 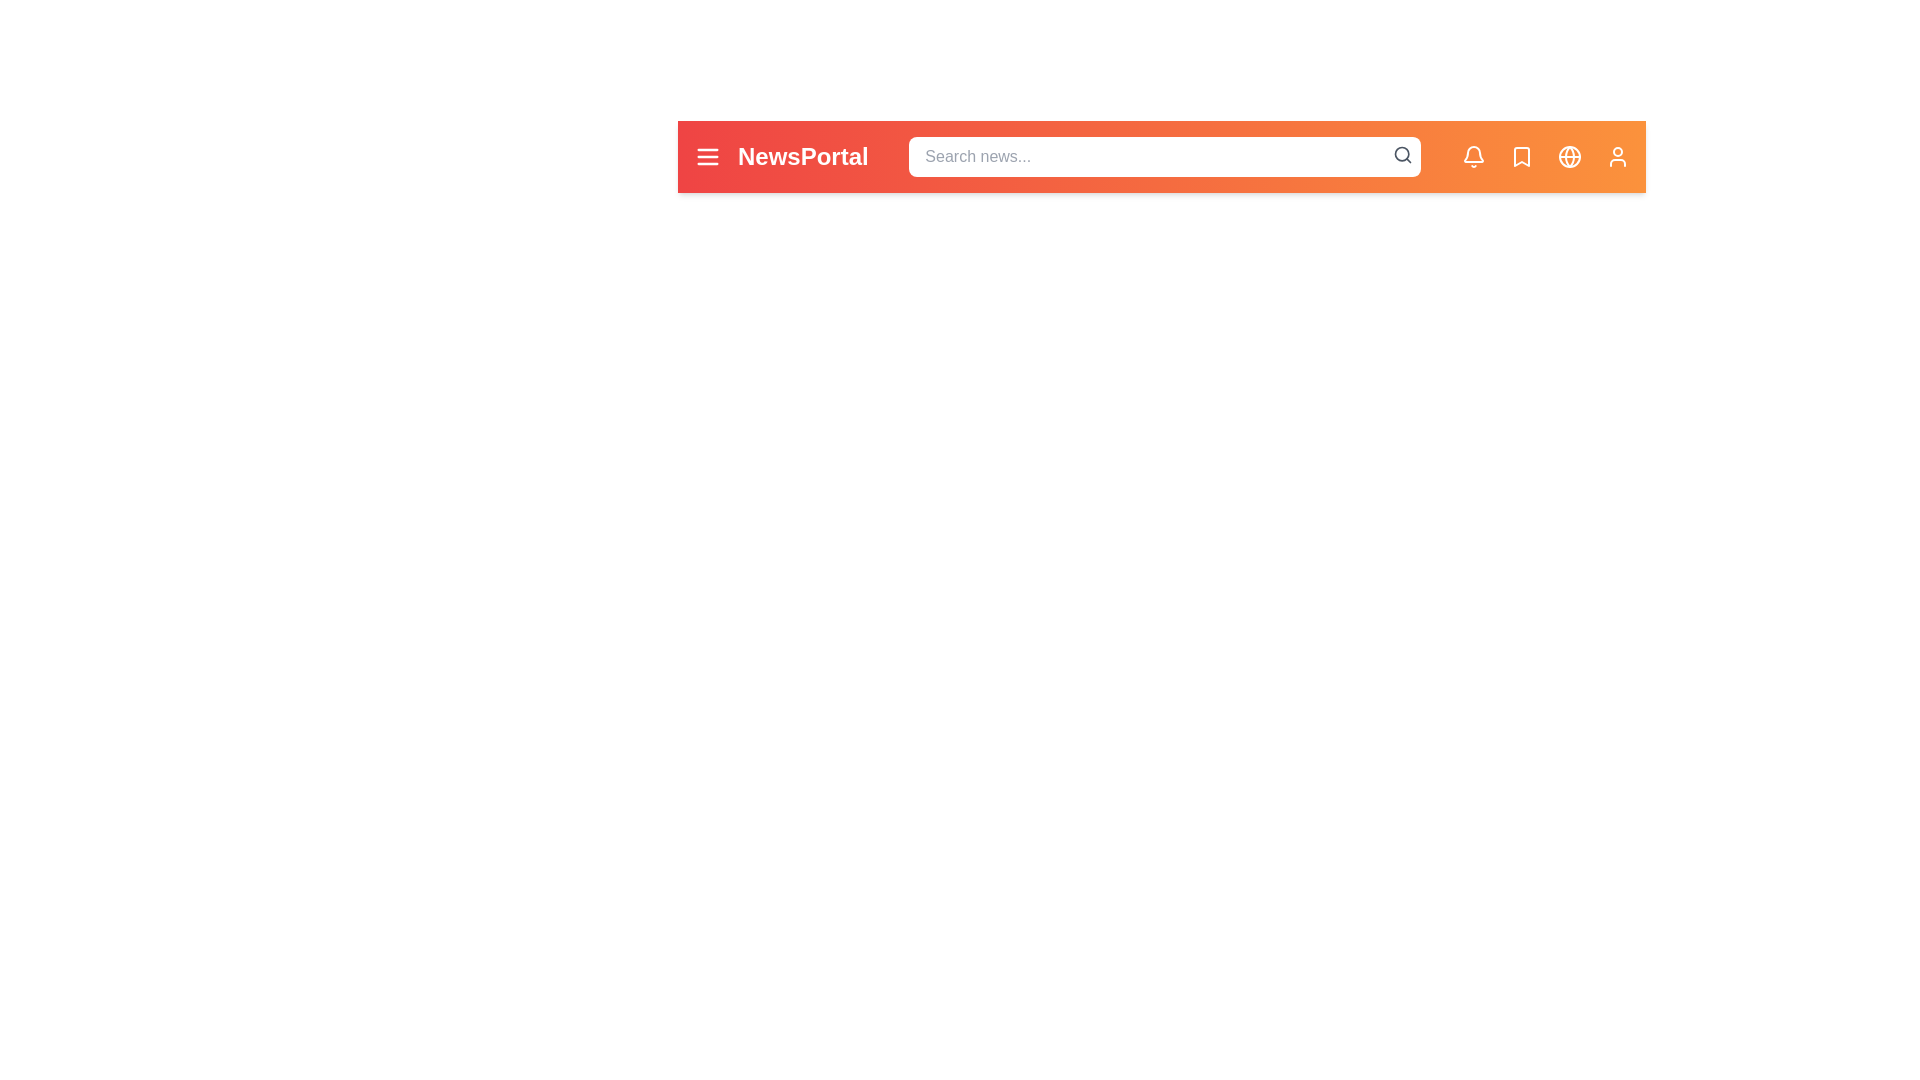 I want to click on user icon to access the user profile, so click(x=1617, y=156).